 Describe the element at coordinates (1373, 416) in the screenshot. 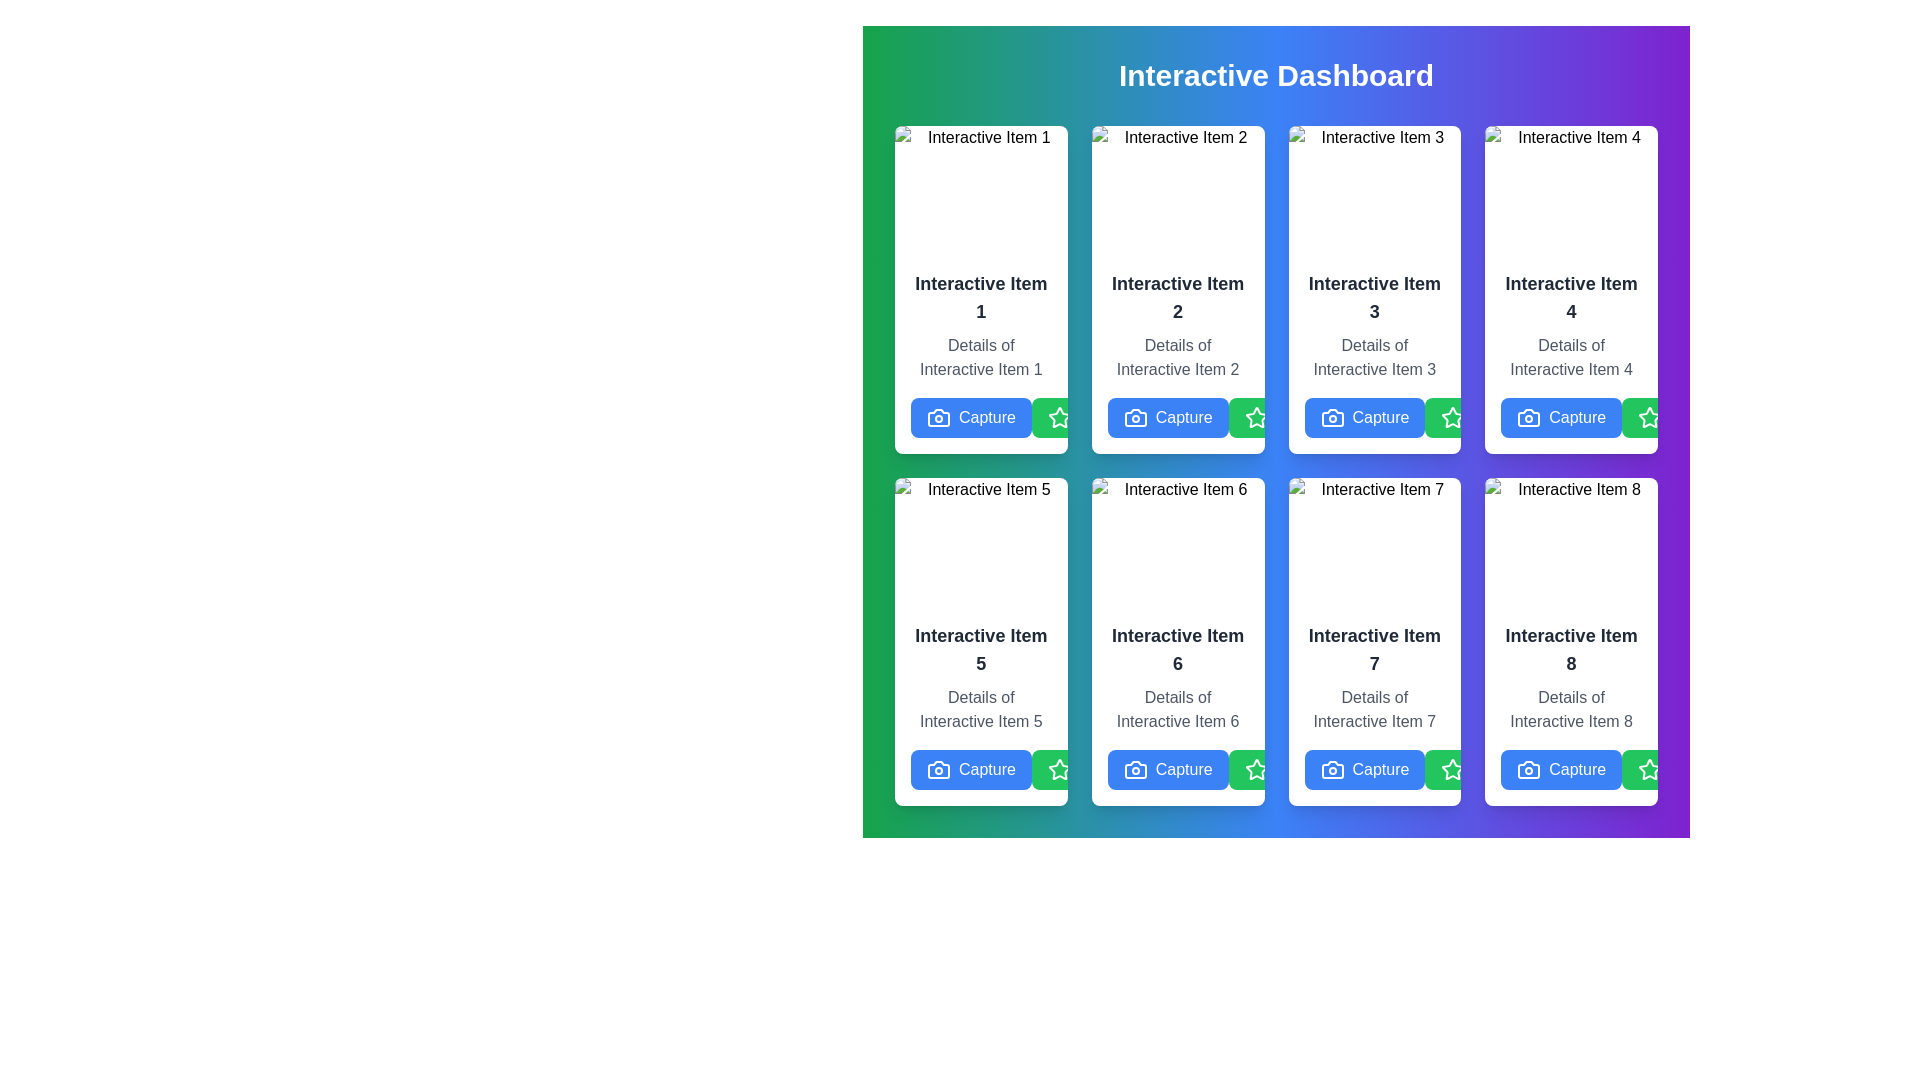

I see `the 'Capture' button, which is a blue rectangular button with white text and a camera icon` at that location.